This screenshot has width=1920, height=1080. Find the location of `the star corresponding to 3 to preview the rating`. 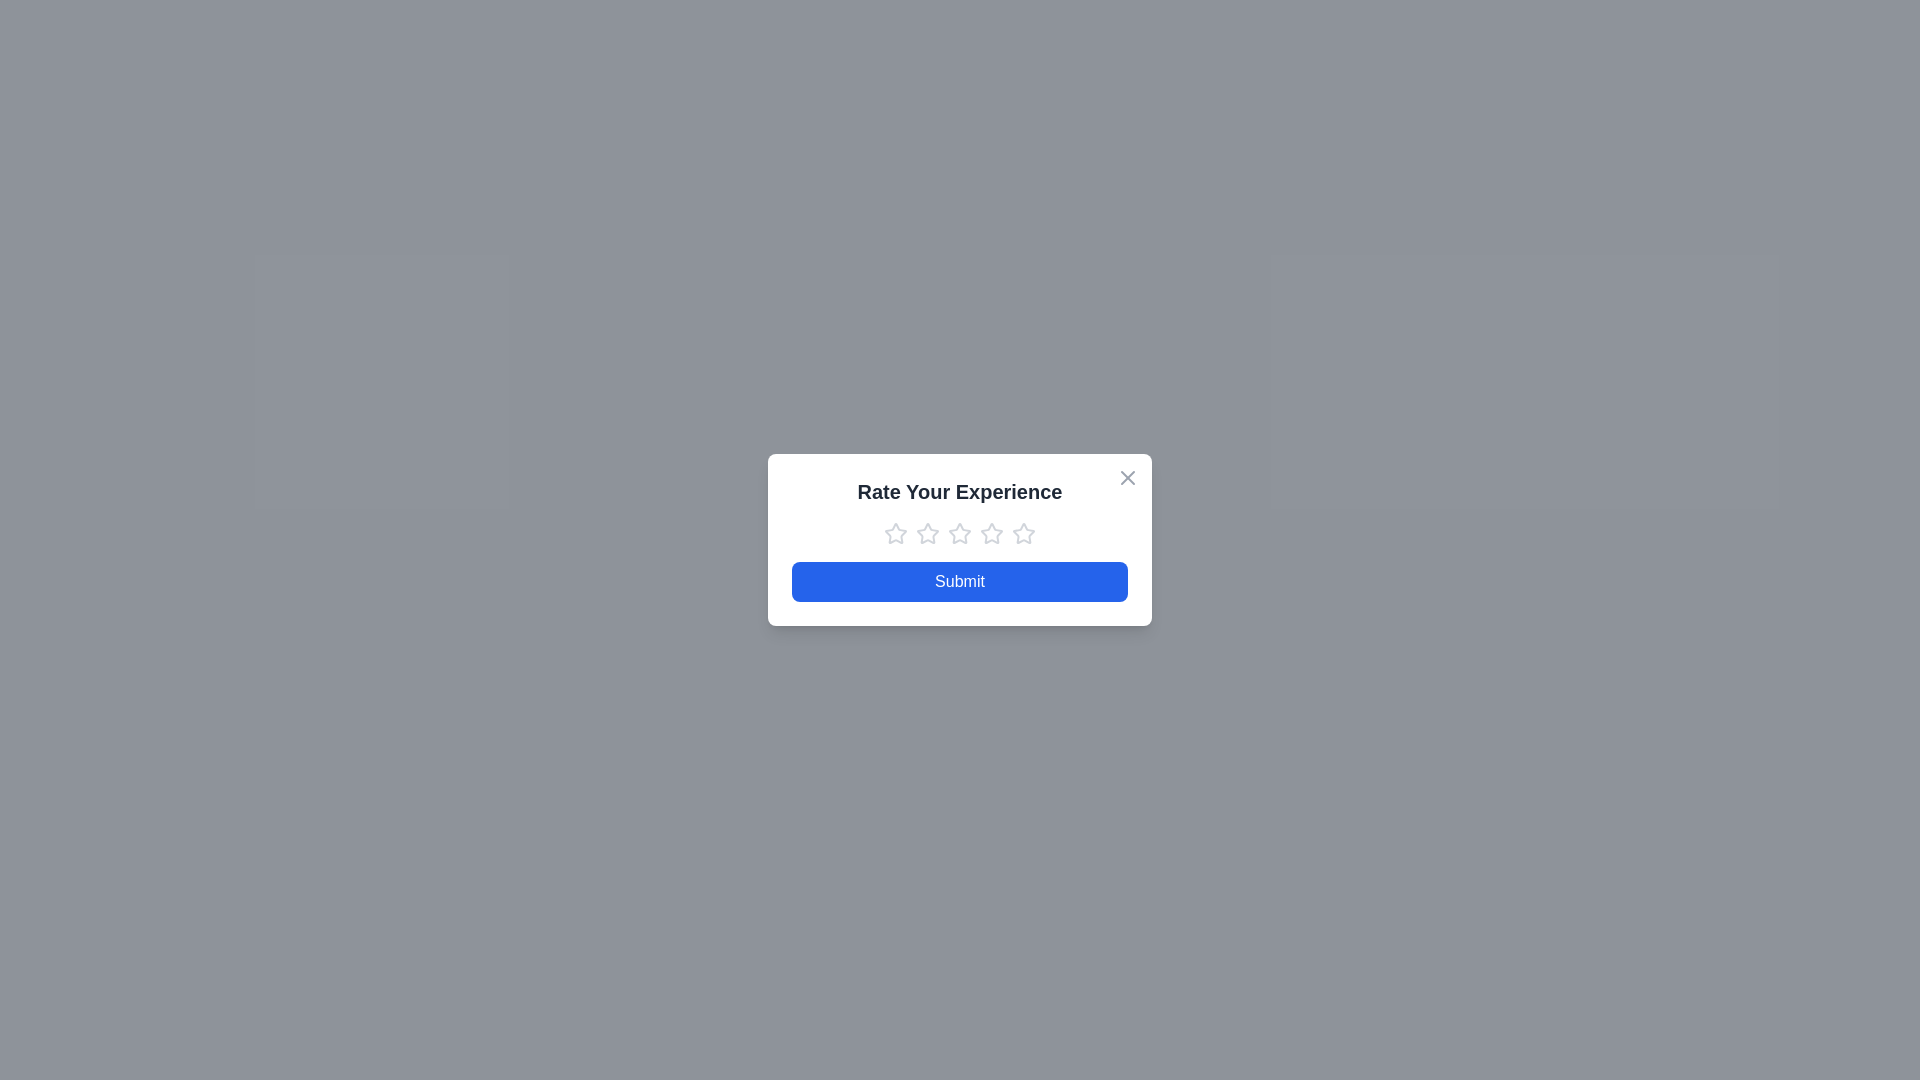

the star corresponding to 3 to preview the rating is located at coordinates (960, 532).